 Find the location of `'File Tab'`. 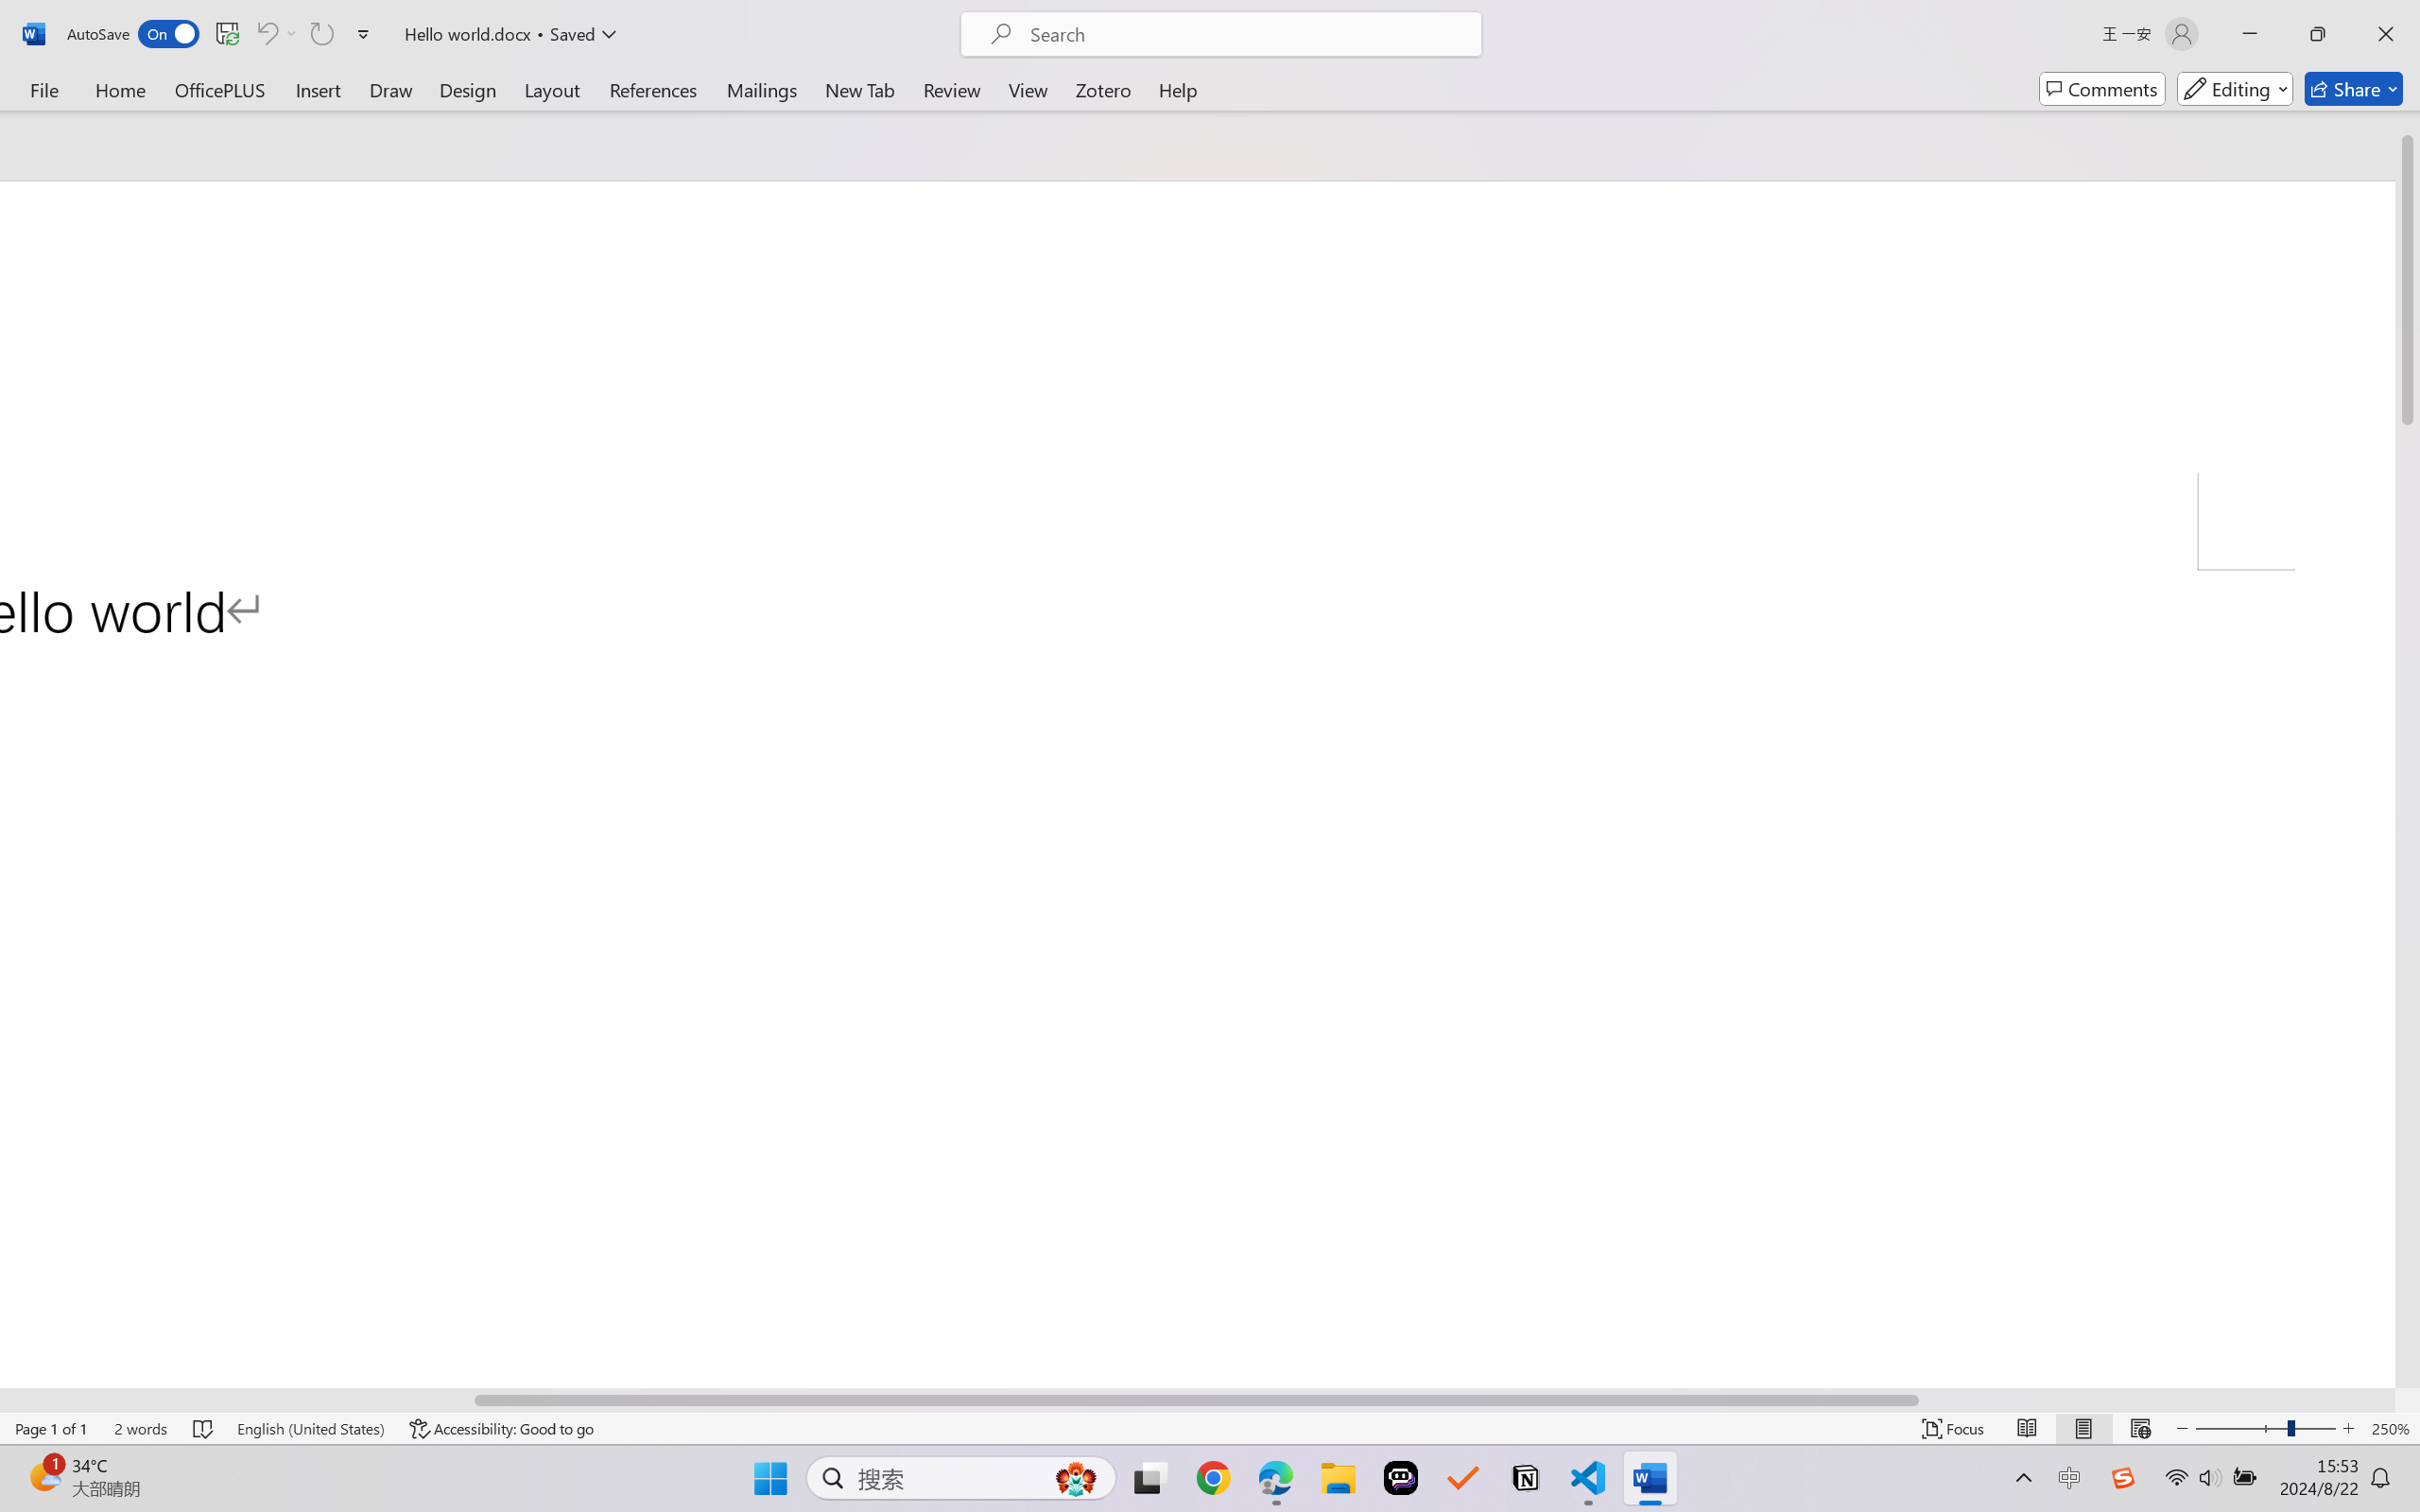

'File Tab' is located at coordinates (43, 88).